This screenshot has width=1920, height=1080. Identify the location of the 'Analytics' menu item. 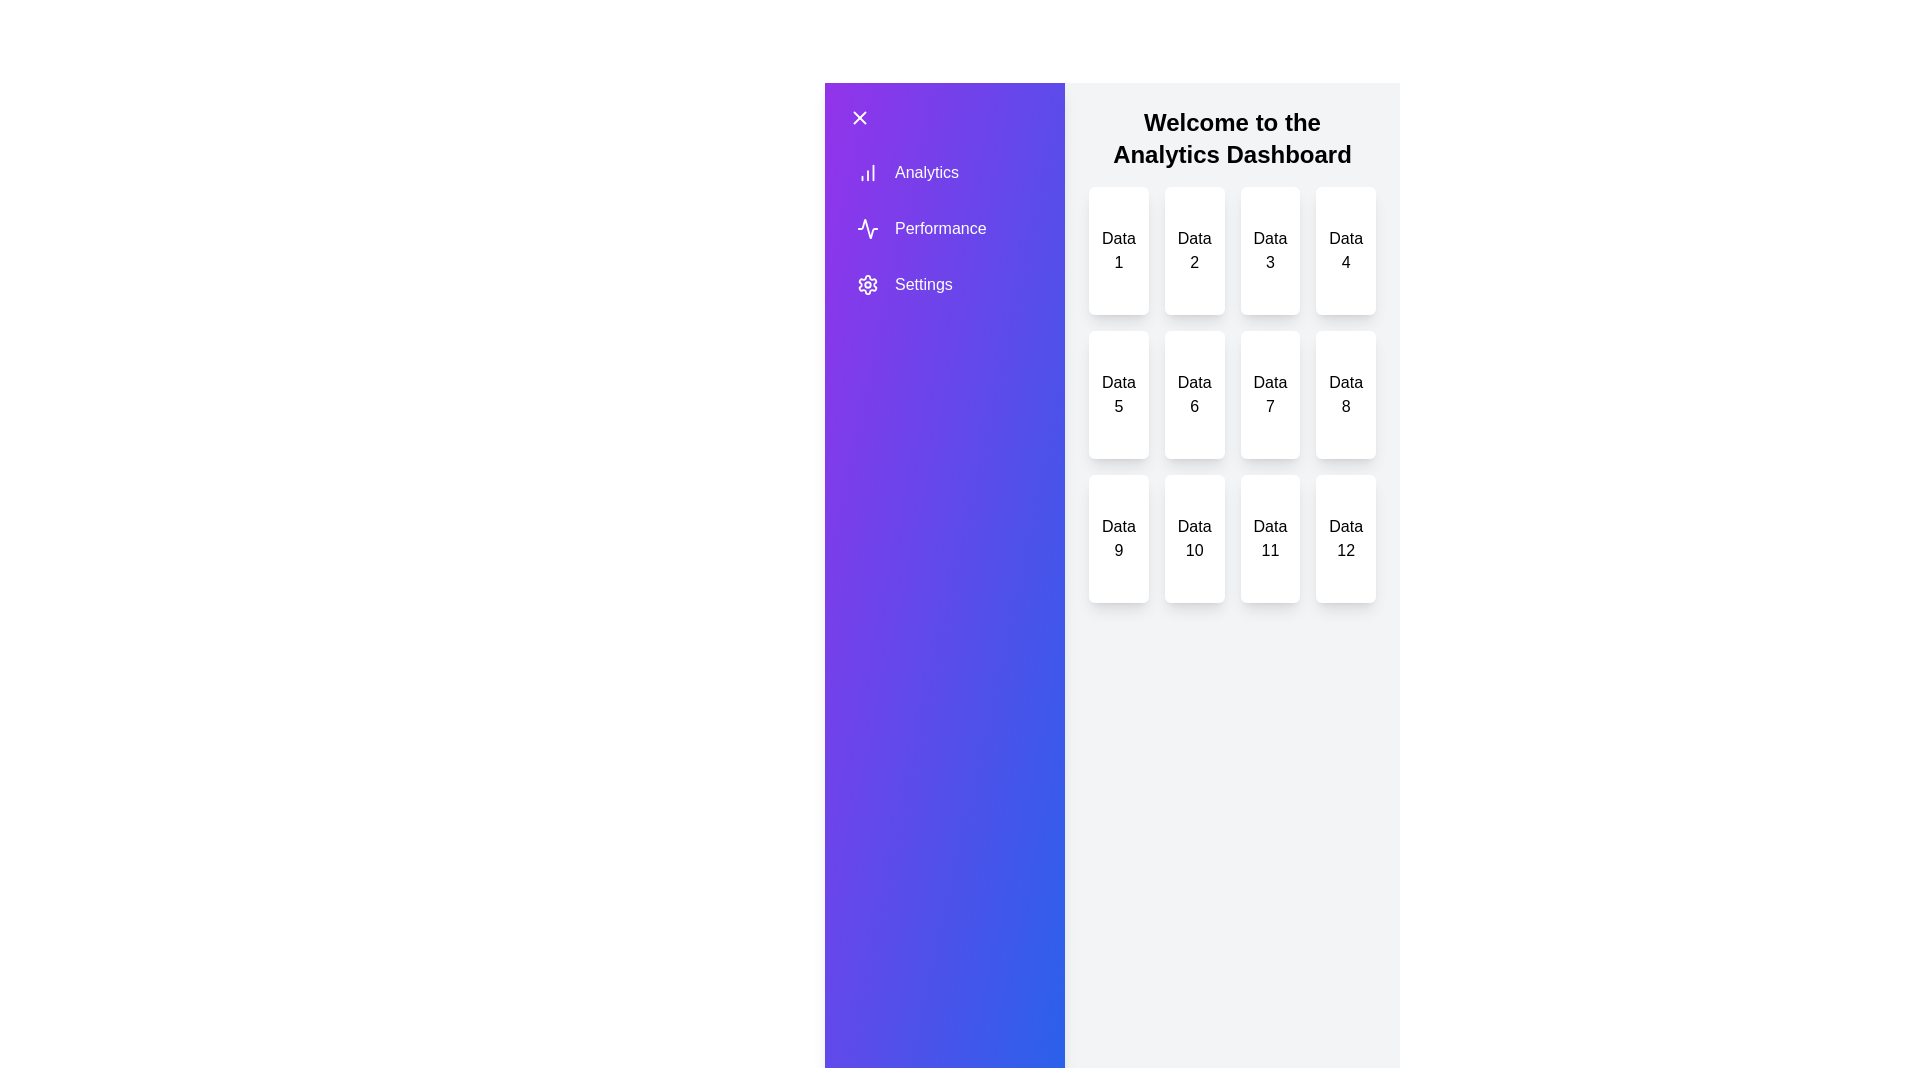
(920, 172).